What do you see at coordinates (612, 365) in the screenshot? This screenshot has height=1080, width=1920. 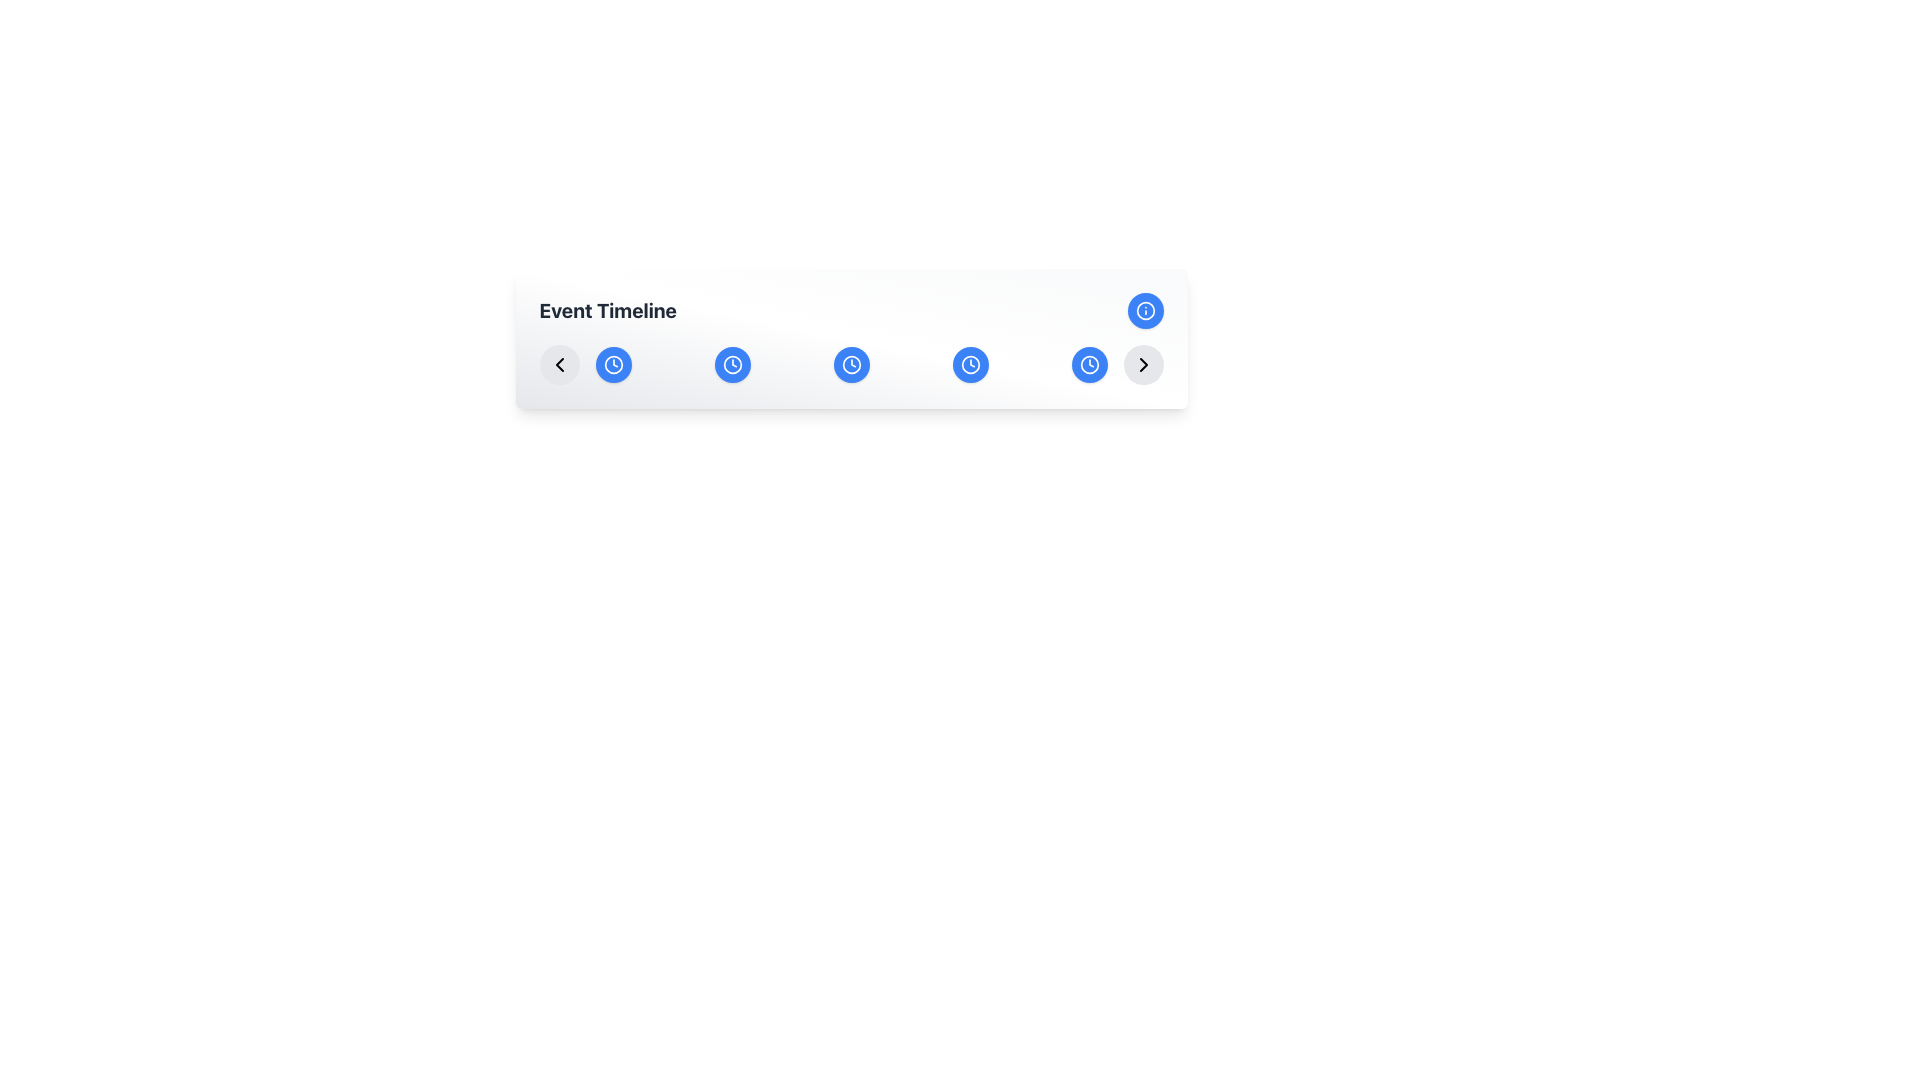 I see `the first circular icon from the left in the horizontal row of icons below the 'Event Timeline' heading` at bounding box center [612, 365].